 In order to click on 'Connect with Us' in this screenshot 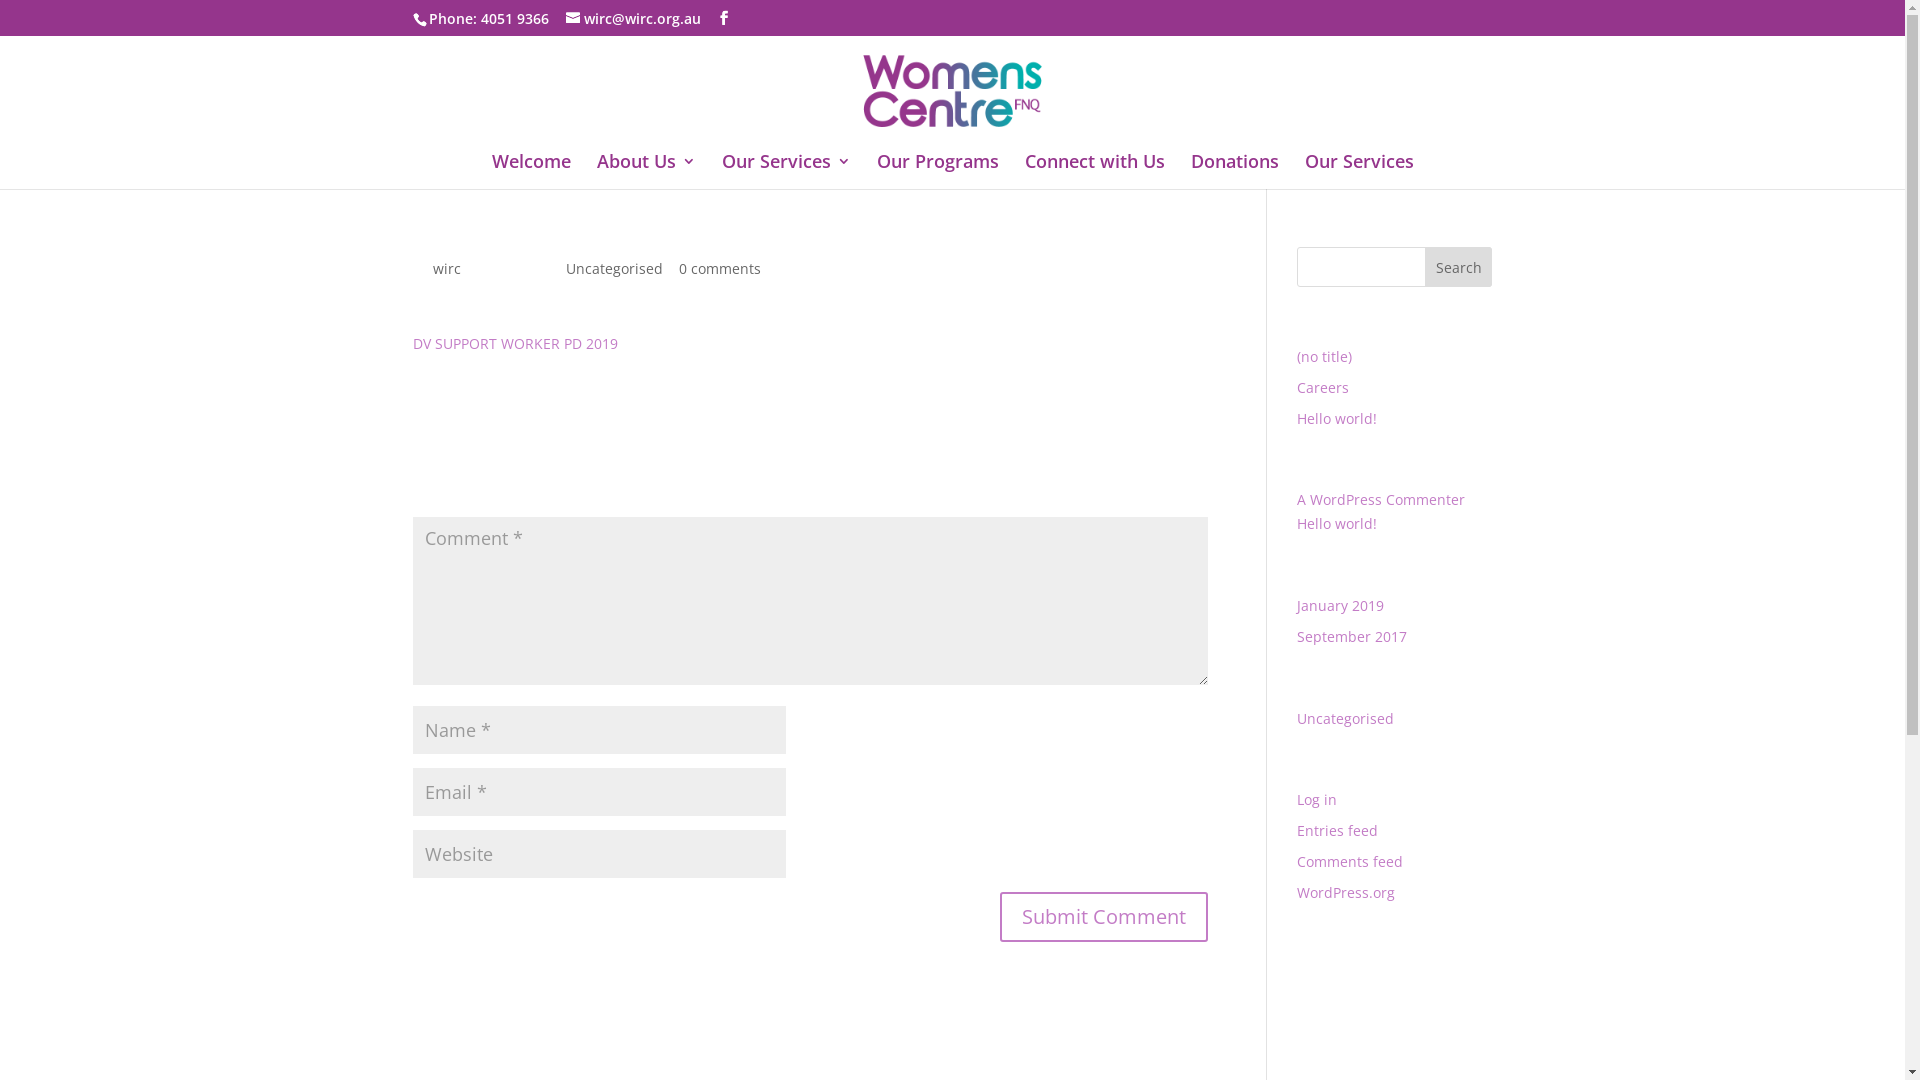, I will do `click(1093, 170)`.